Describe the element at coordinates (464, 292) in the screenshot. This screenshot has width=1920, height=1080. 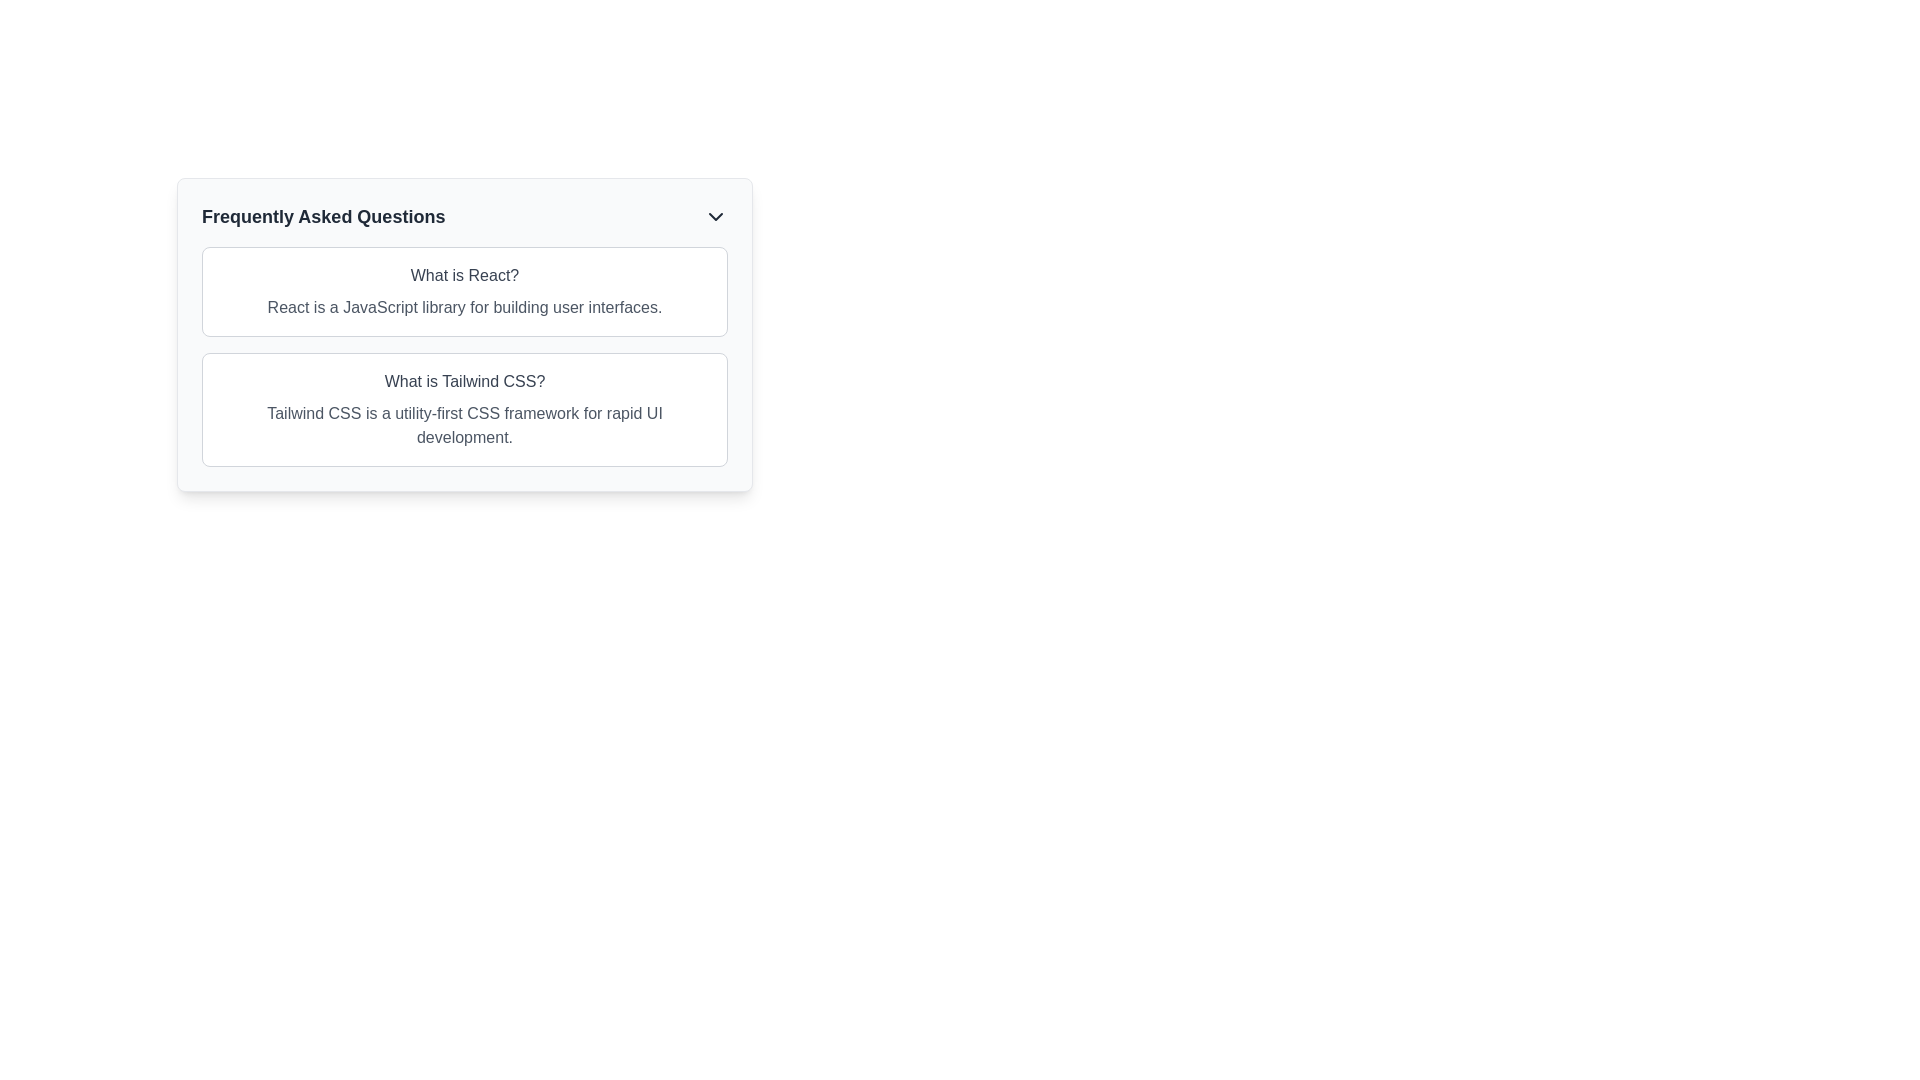
I see `the first informational card about 'React' in the FAQ section, located directly above the card titled 'What is Tailwind CSS'` at that location.